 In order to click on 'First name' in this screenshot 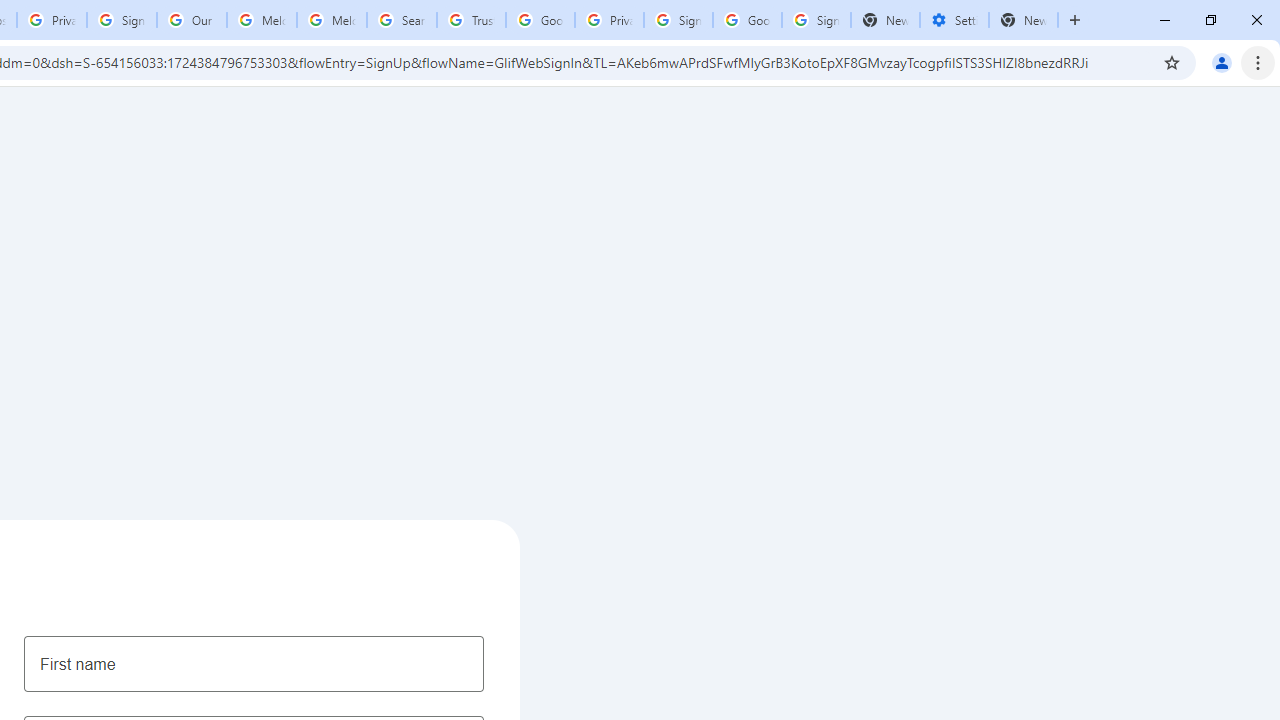, I will do `click(253, 663)`.